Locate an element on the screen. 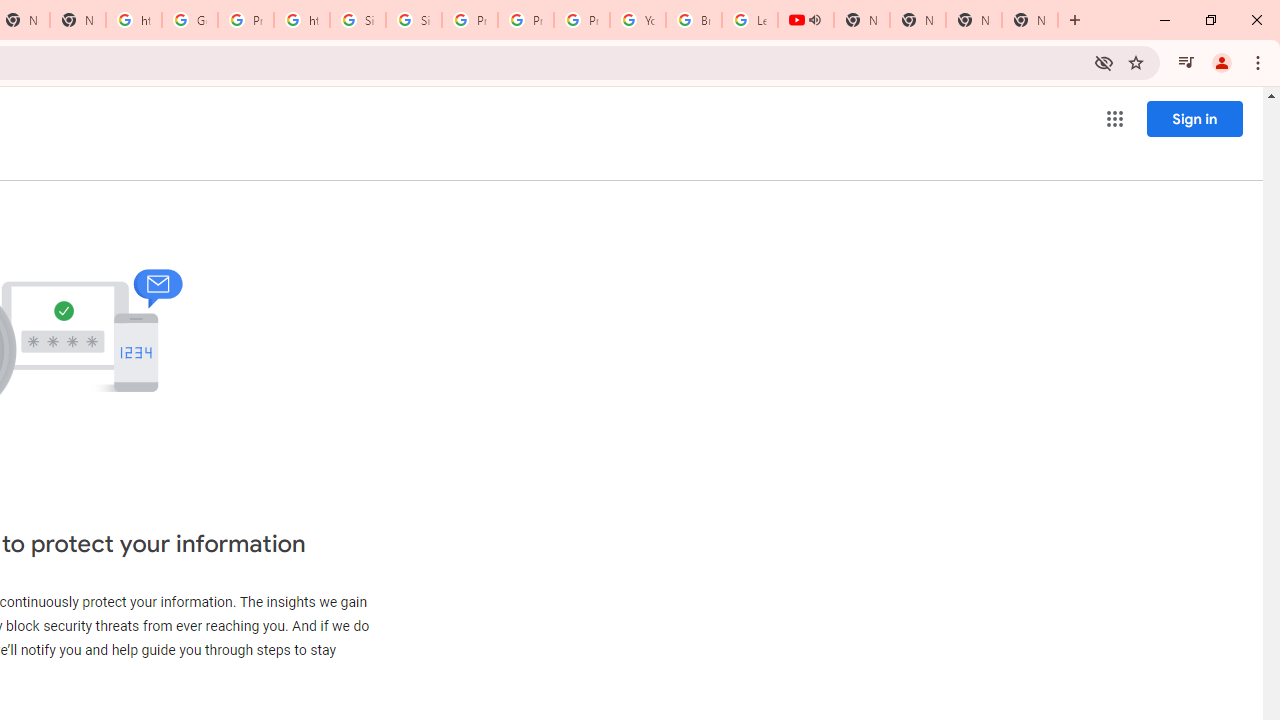 The width and height of the screenshot is (1280, 720). 'Privacy Help Center - Policies Help' is located at coordinates (526, 20).